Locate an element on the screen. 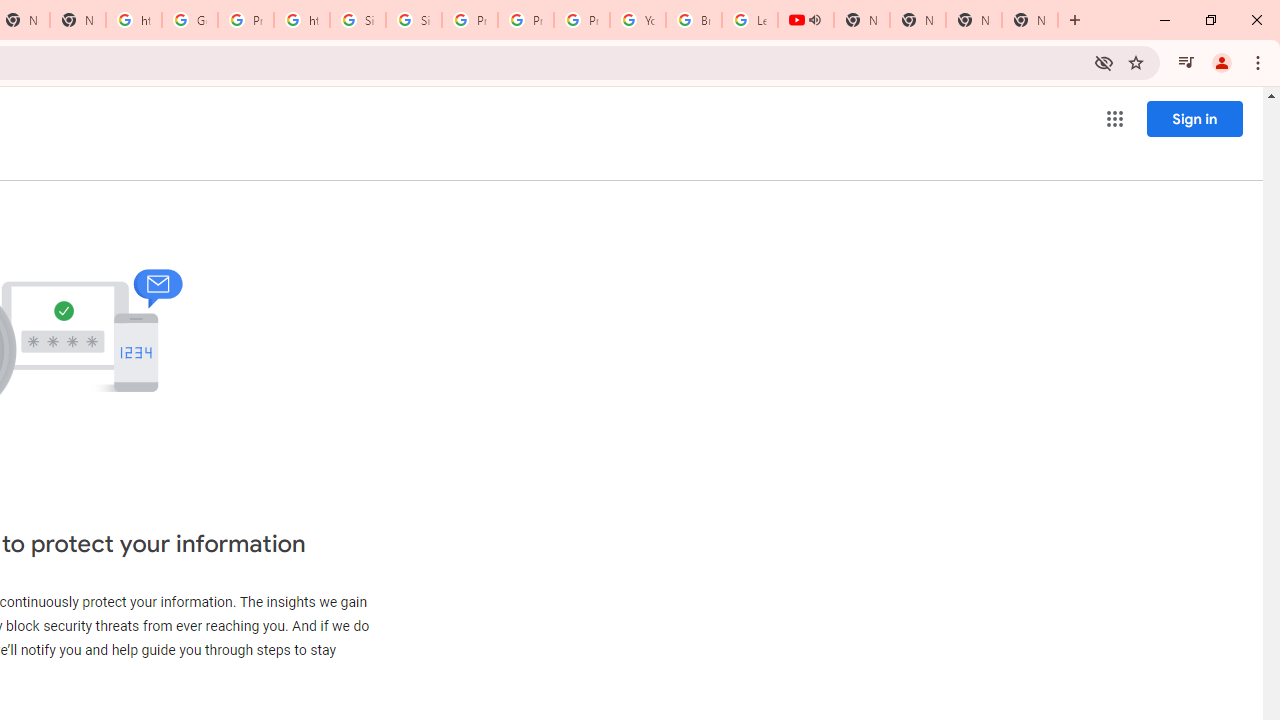 The width and height of the screenshot is (1280, 720). 'Privacy Help Center - Policies Help' is located at coordinates (526, 20).